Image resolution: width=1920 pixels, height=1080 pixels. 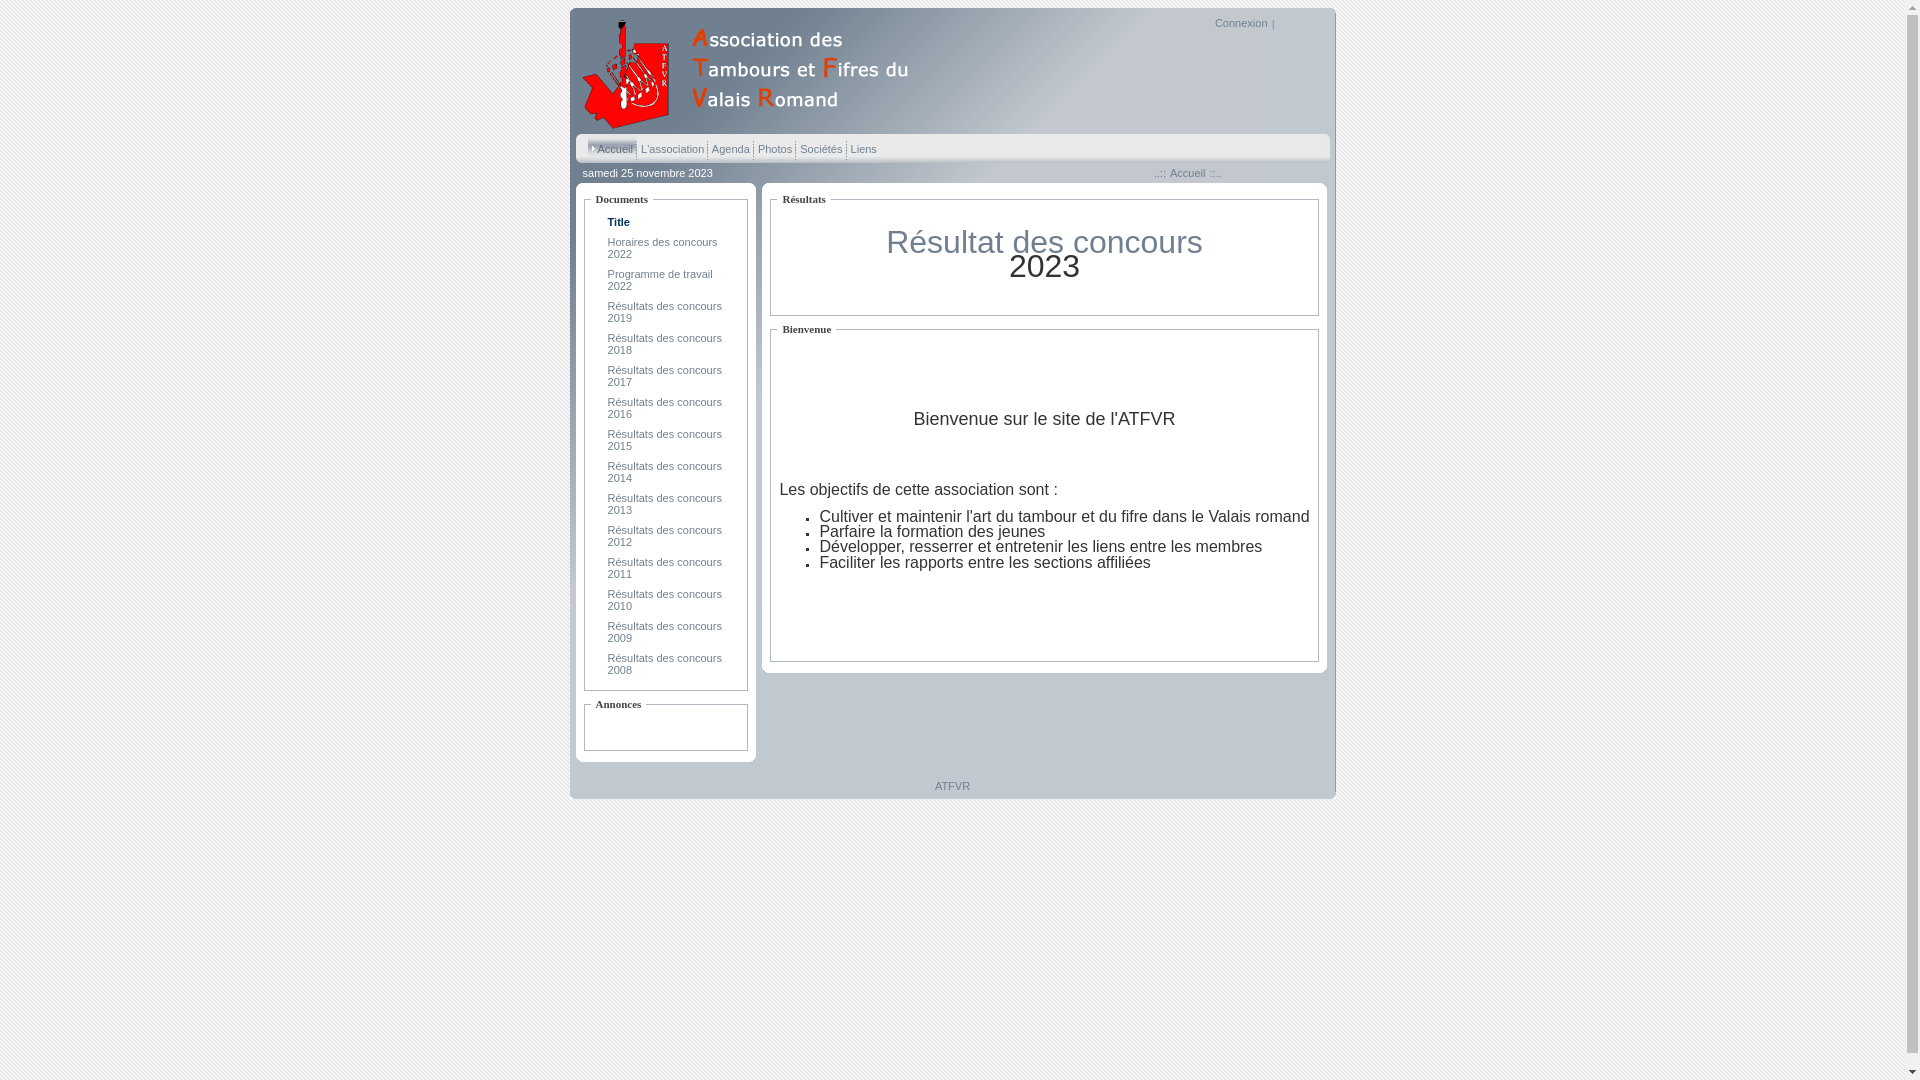 I want to click on 'Accueil', so click(x=1187, y=172).